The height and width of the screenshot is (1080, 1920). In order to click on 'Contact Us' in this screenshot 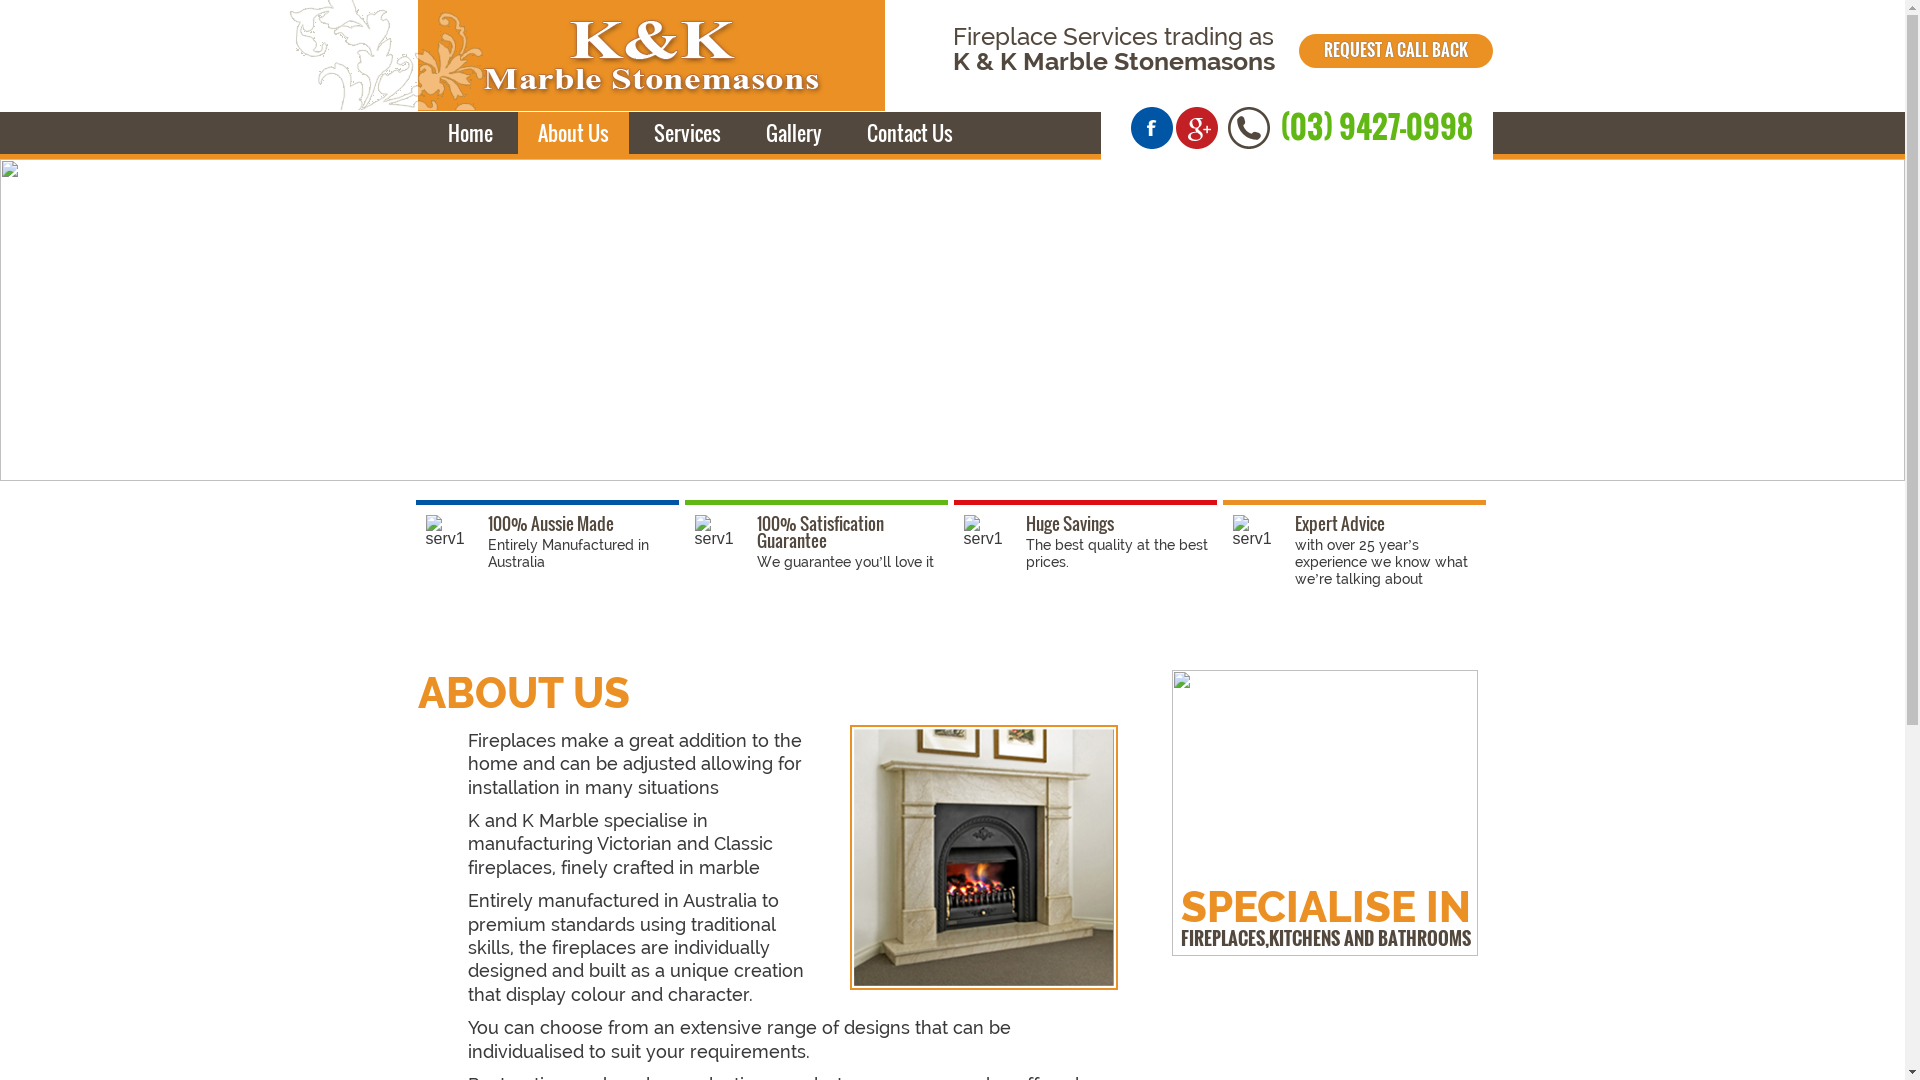, I will do `click(907, 132)`.